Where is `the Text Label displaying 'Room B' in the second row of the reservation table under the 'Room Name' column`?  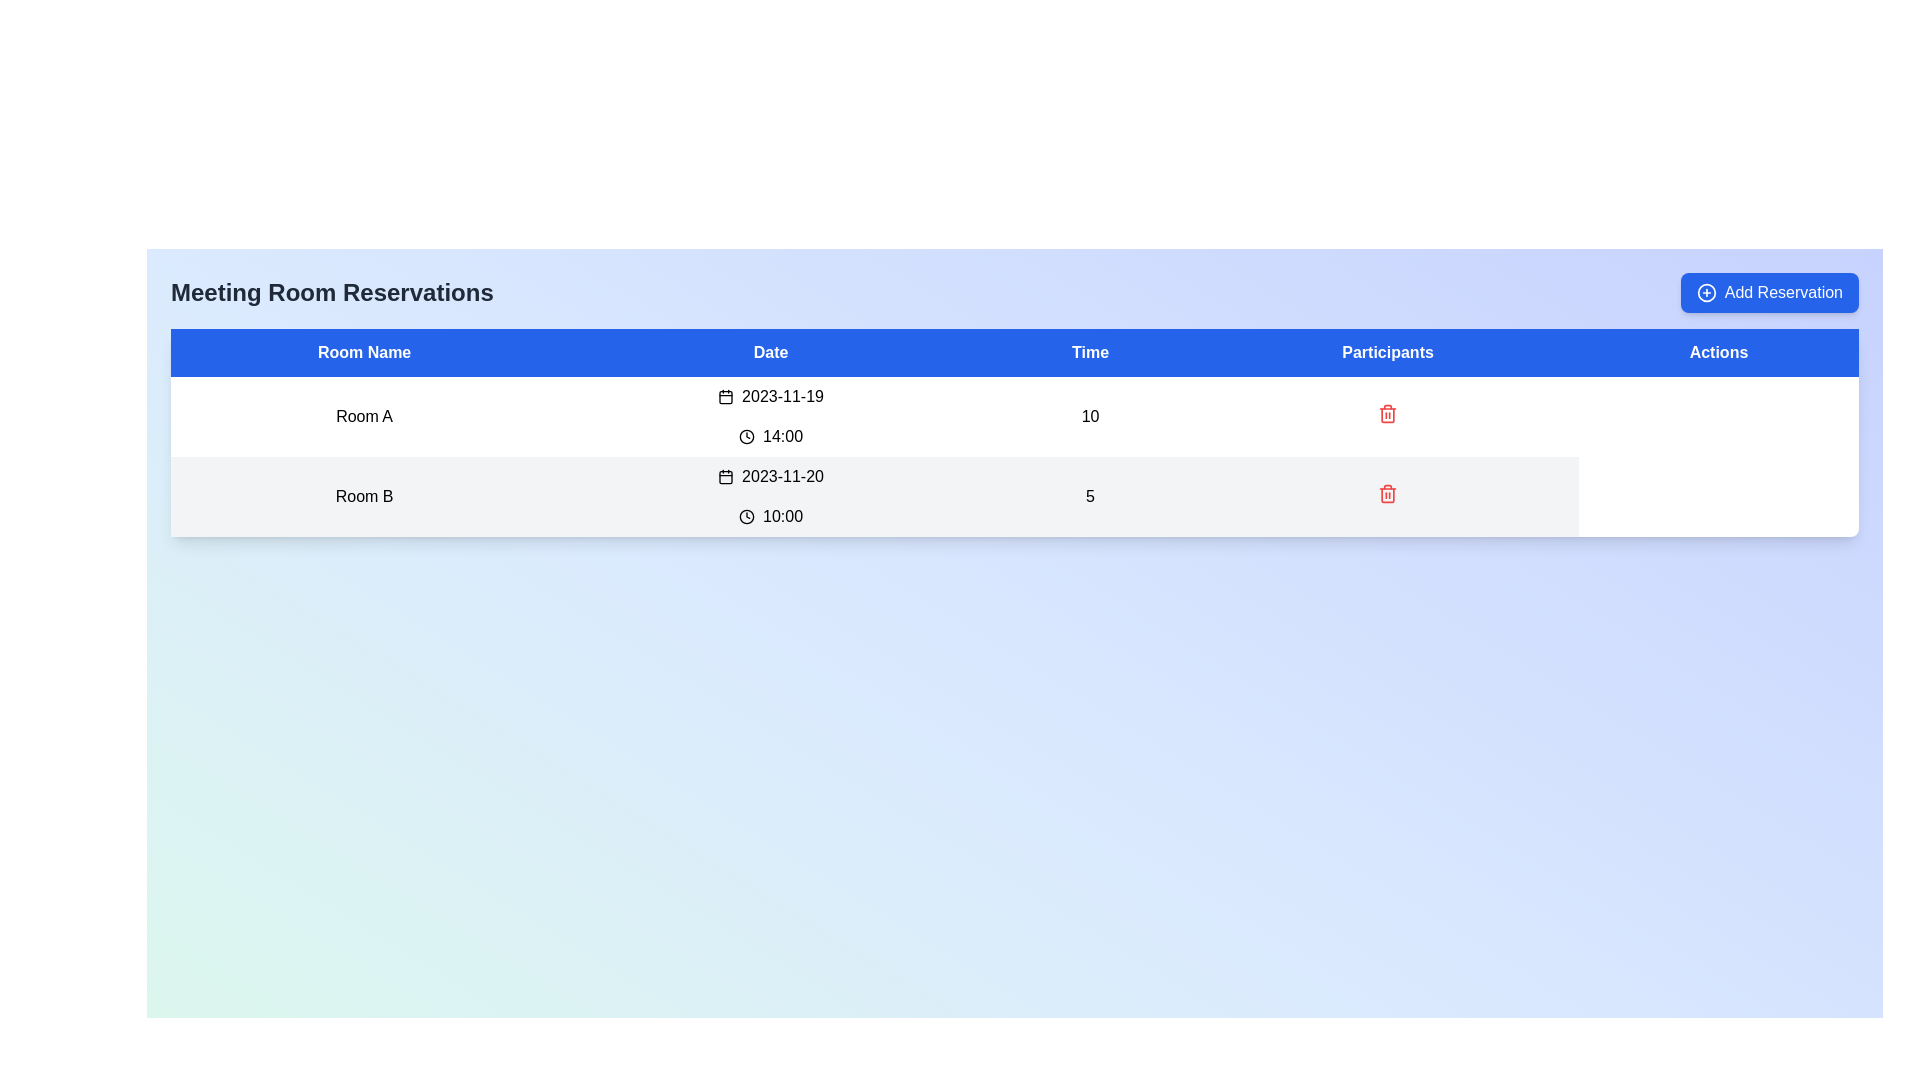 the Text Label displaying 'Room B' in the second row of the reservation table under the 'Room Name' column is located at coordinates (364, 496).